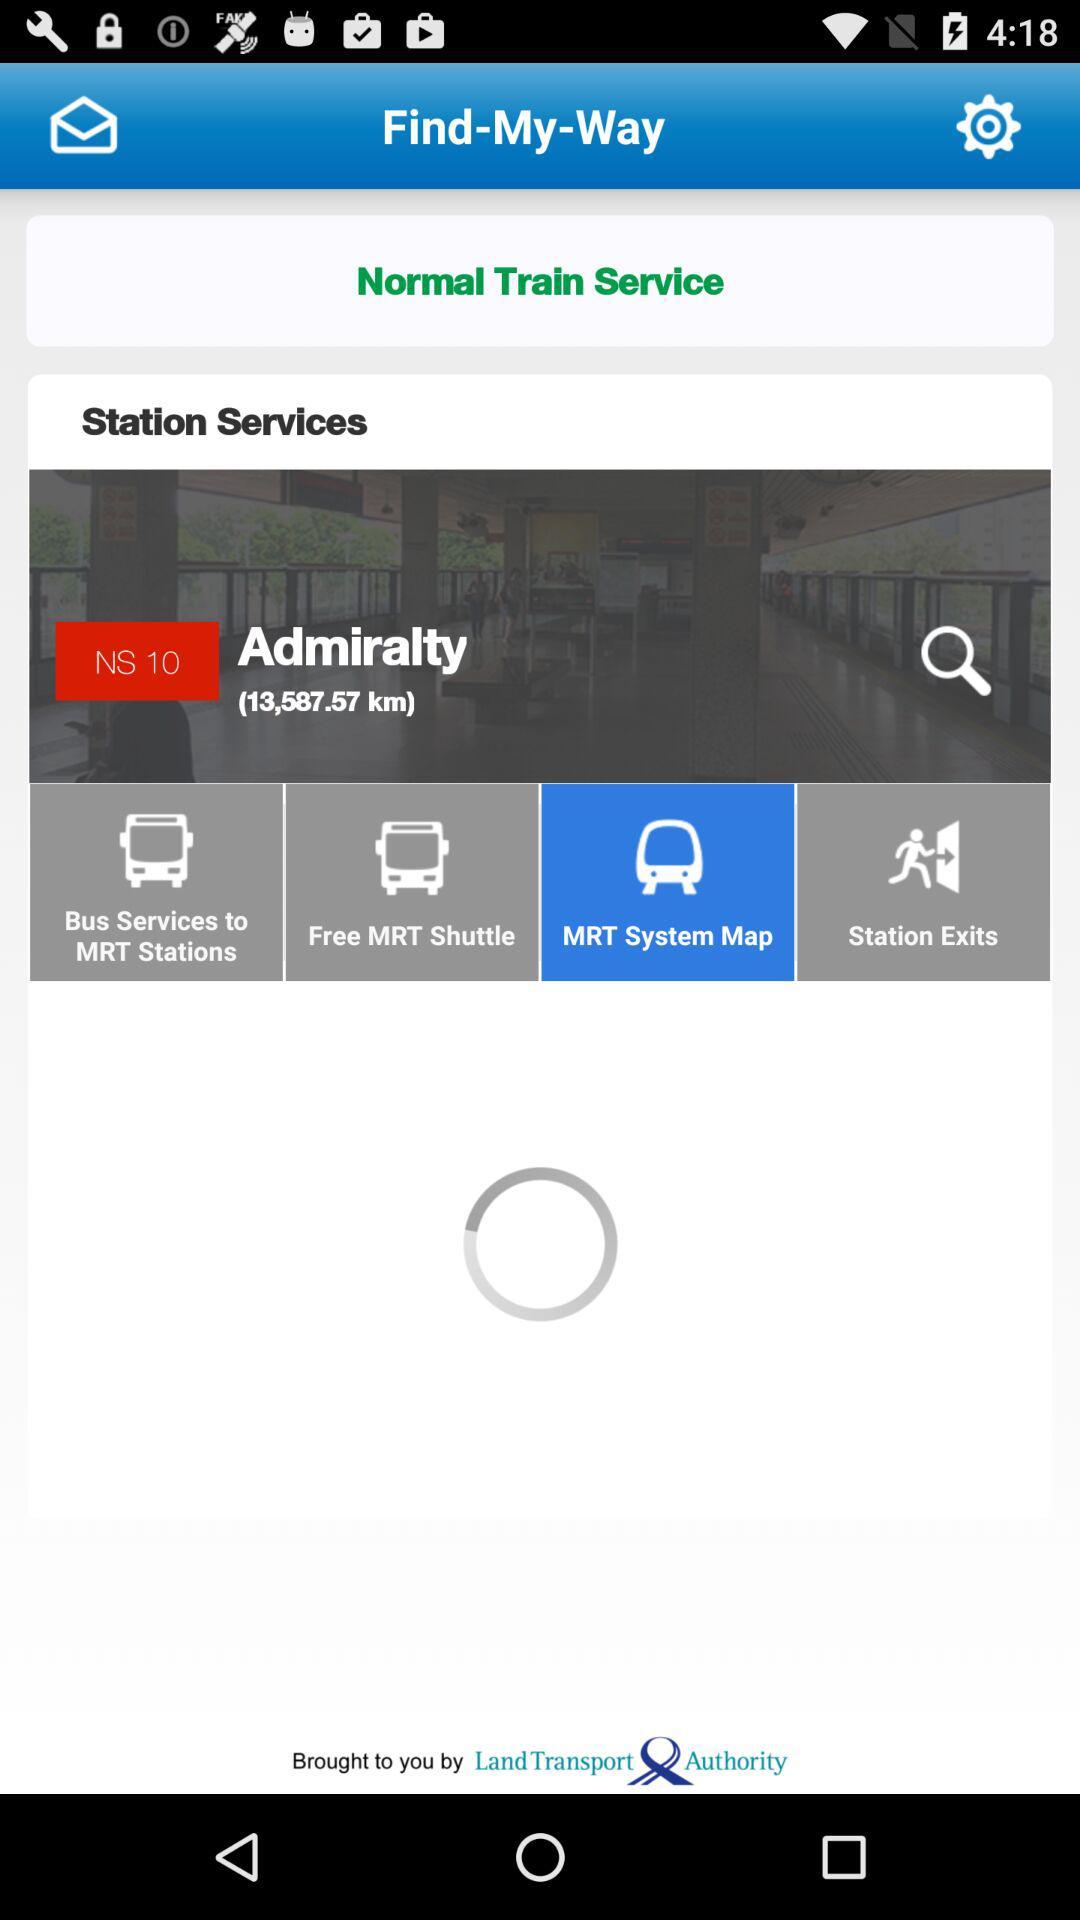  What do you see at coordinates (987, 124) in the screenshot?
I see `open settings` at bounding box center [987, 124].